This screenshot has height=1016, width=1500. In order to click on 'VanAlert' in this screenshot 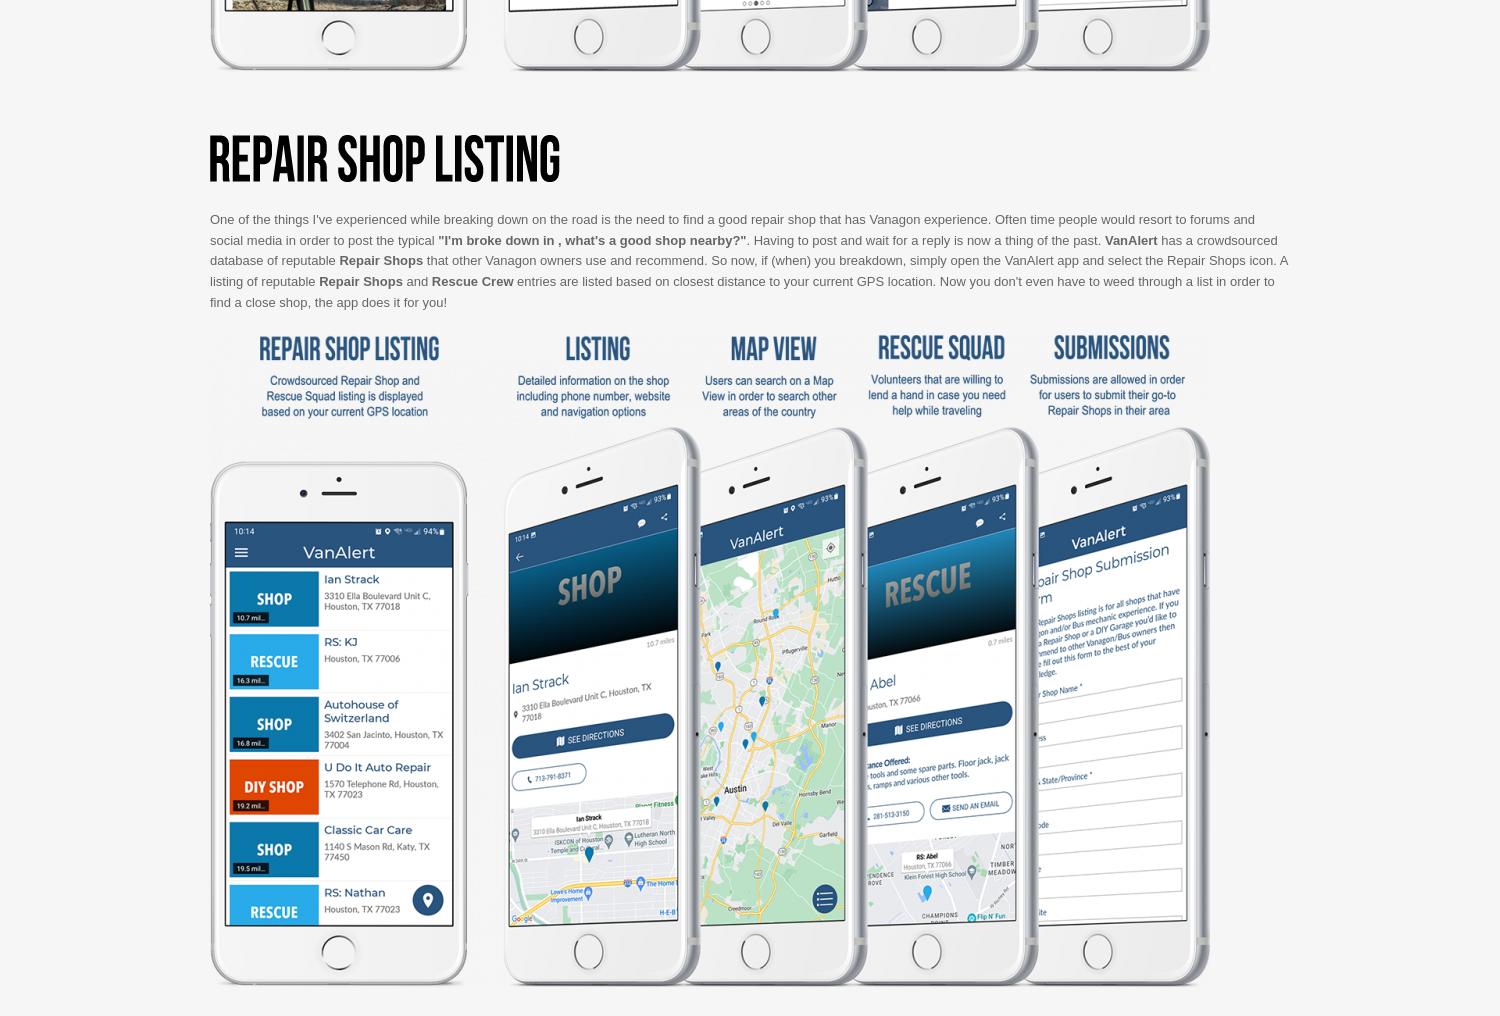, I will do `click(1130, 239)`.